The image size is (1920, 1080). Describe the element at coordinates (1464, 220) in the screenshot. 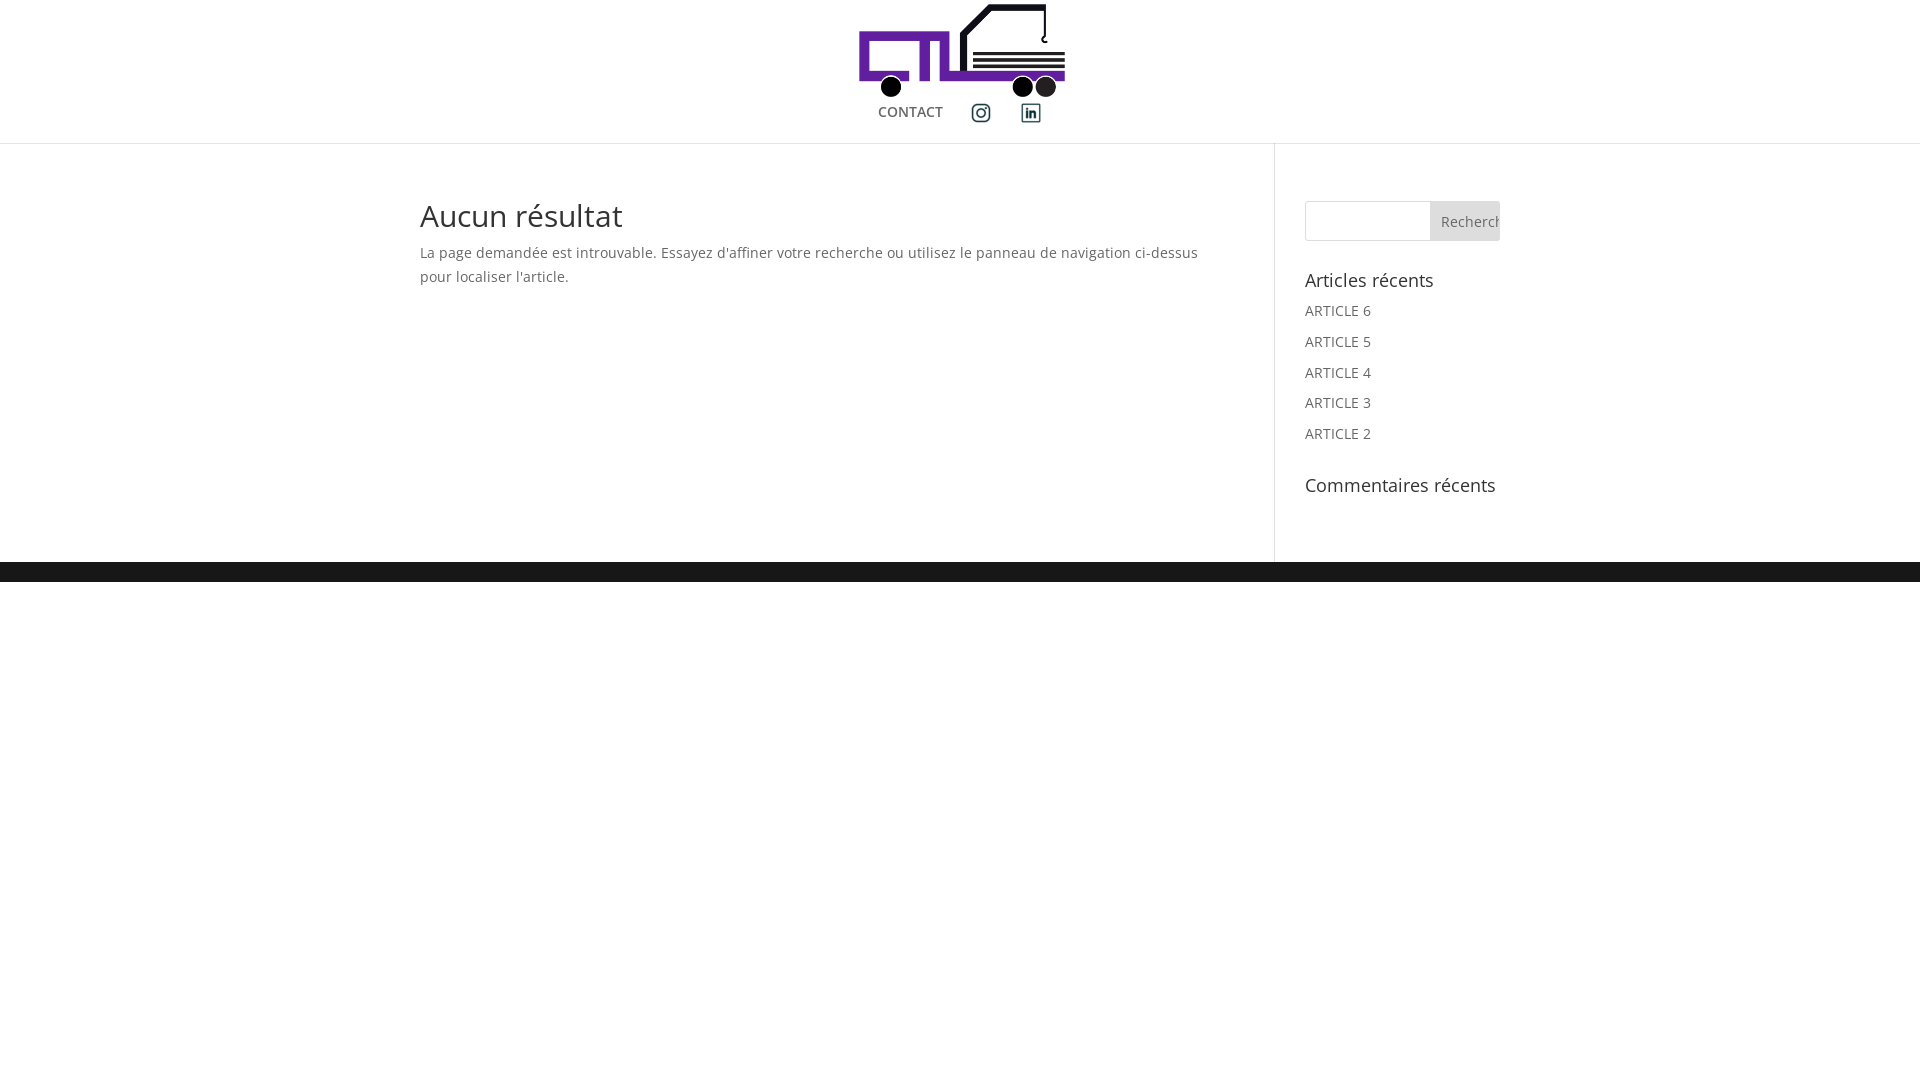

I see `'Rechercher'` at that location.